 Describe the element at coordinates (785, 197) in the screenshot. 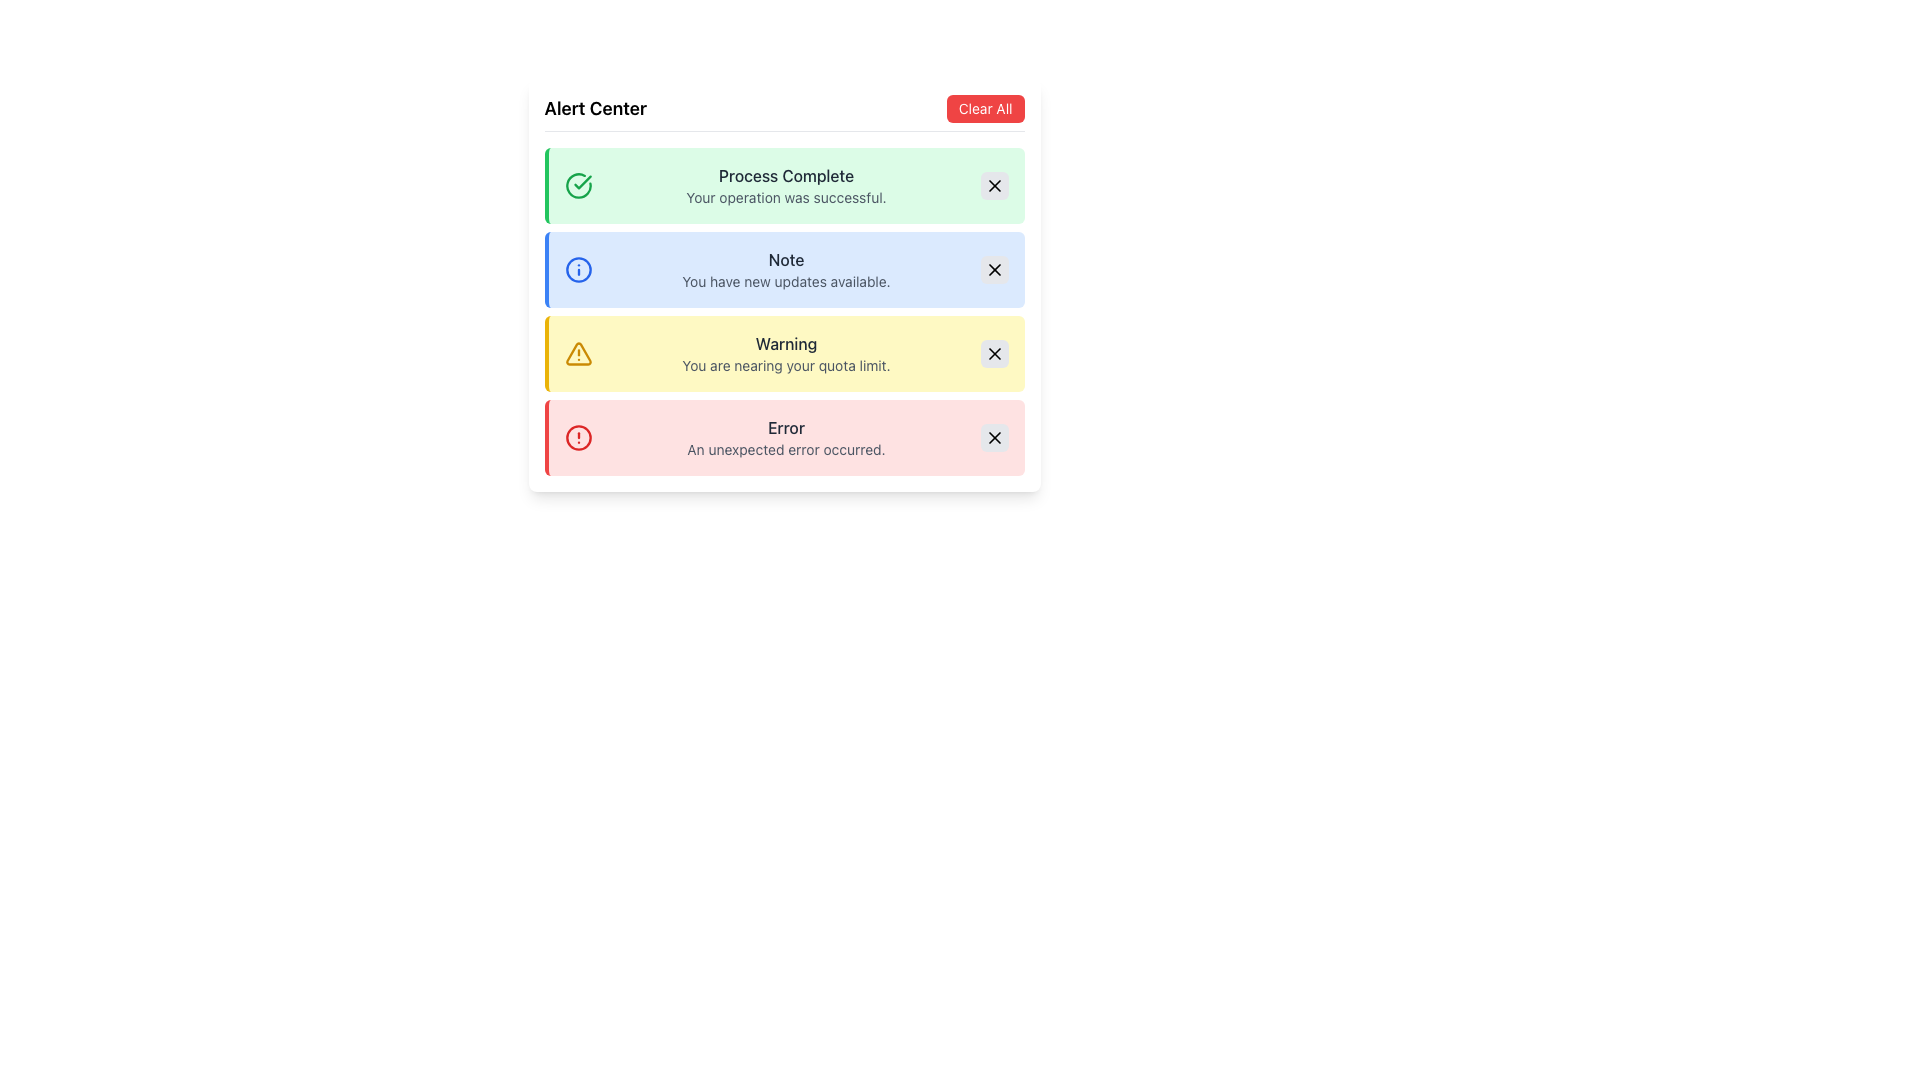

I see `the static text label inside the green notification box that provides additional descriptive information about the success of an operation, located under the title 'Process Complete' in the Alert Center` at that location.